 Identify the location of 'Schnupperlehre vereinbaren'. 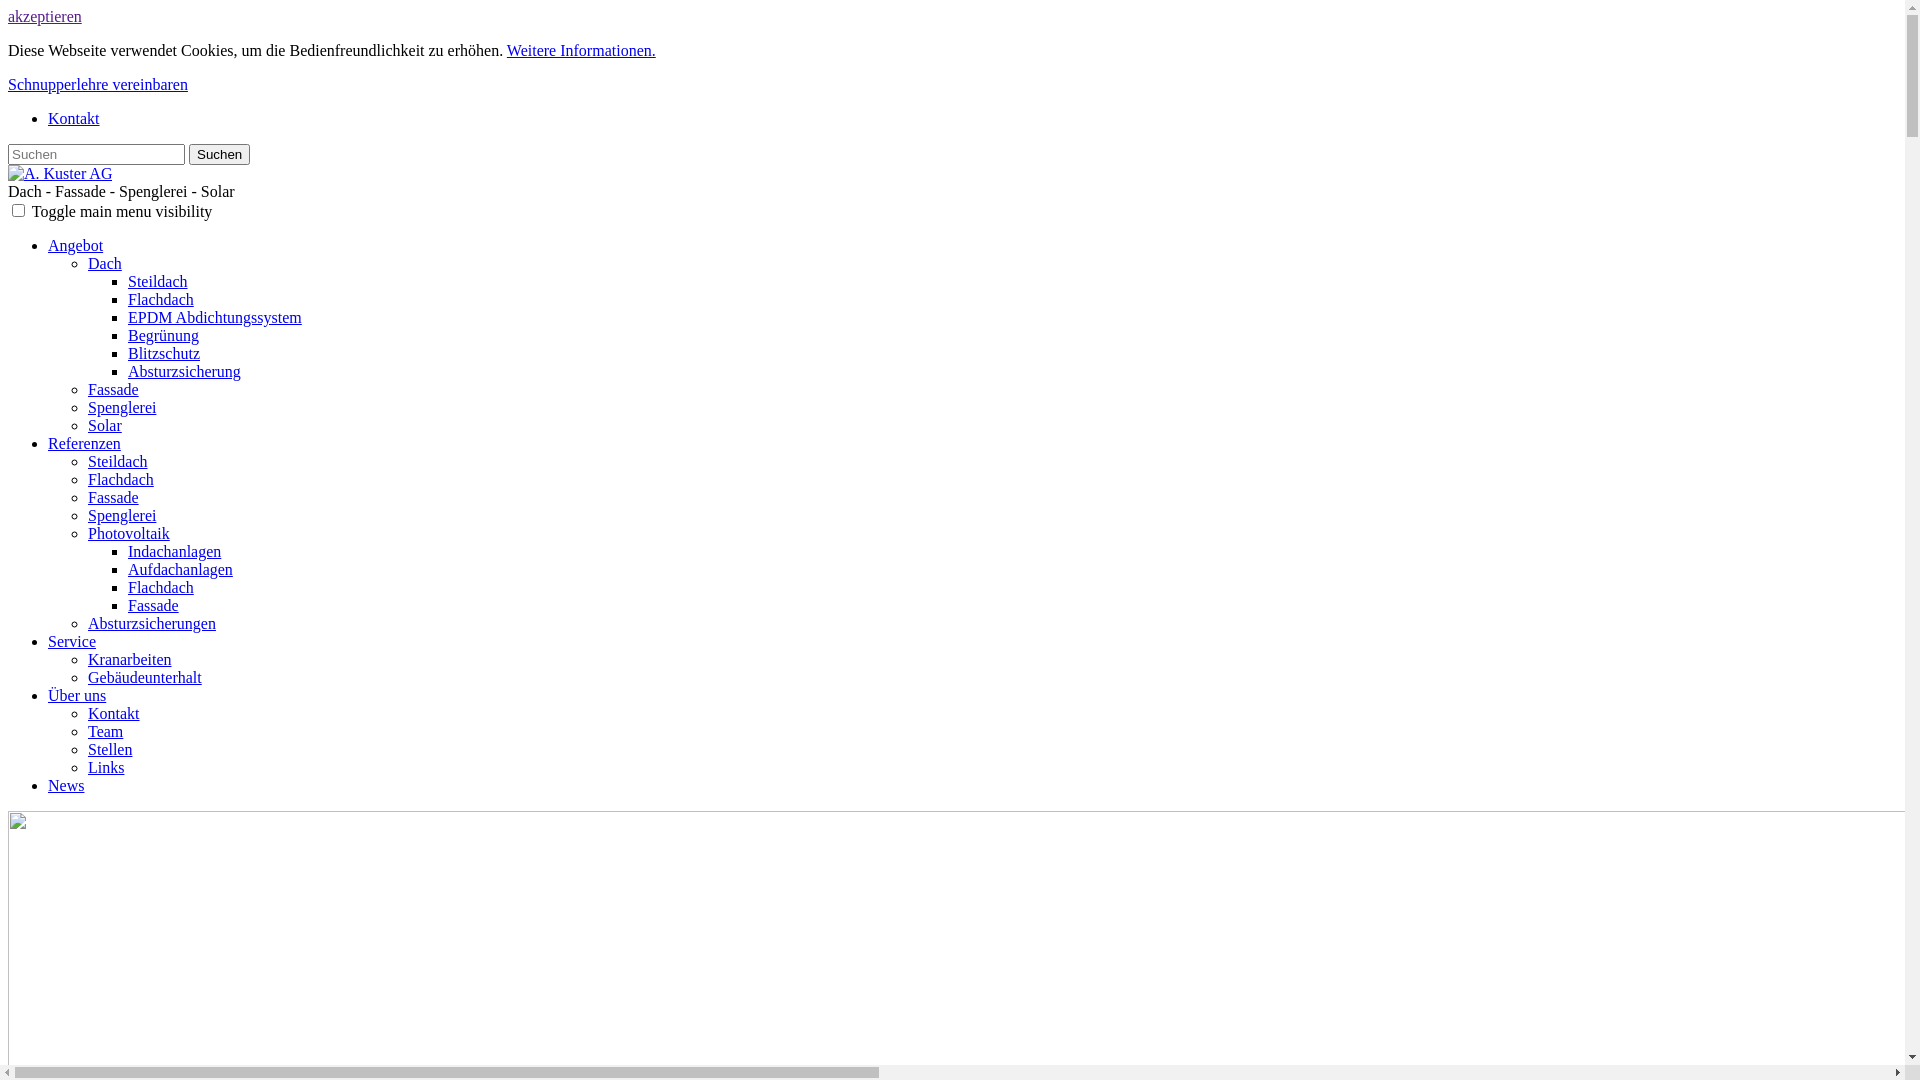
(96, 83).